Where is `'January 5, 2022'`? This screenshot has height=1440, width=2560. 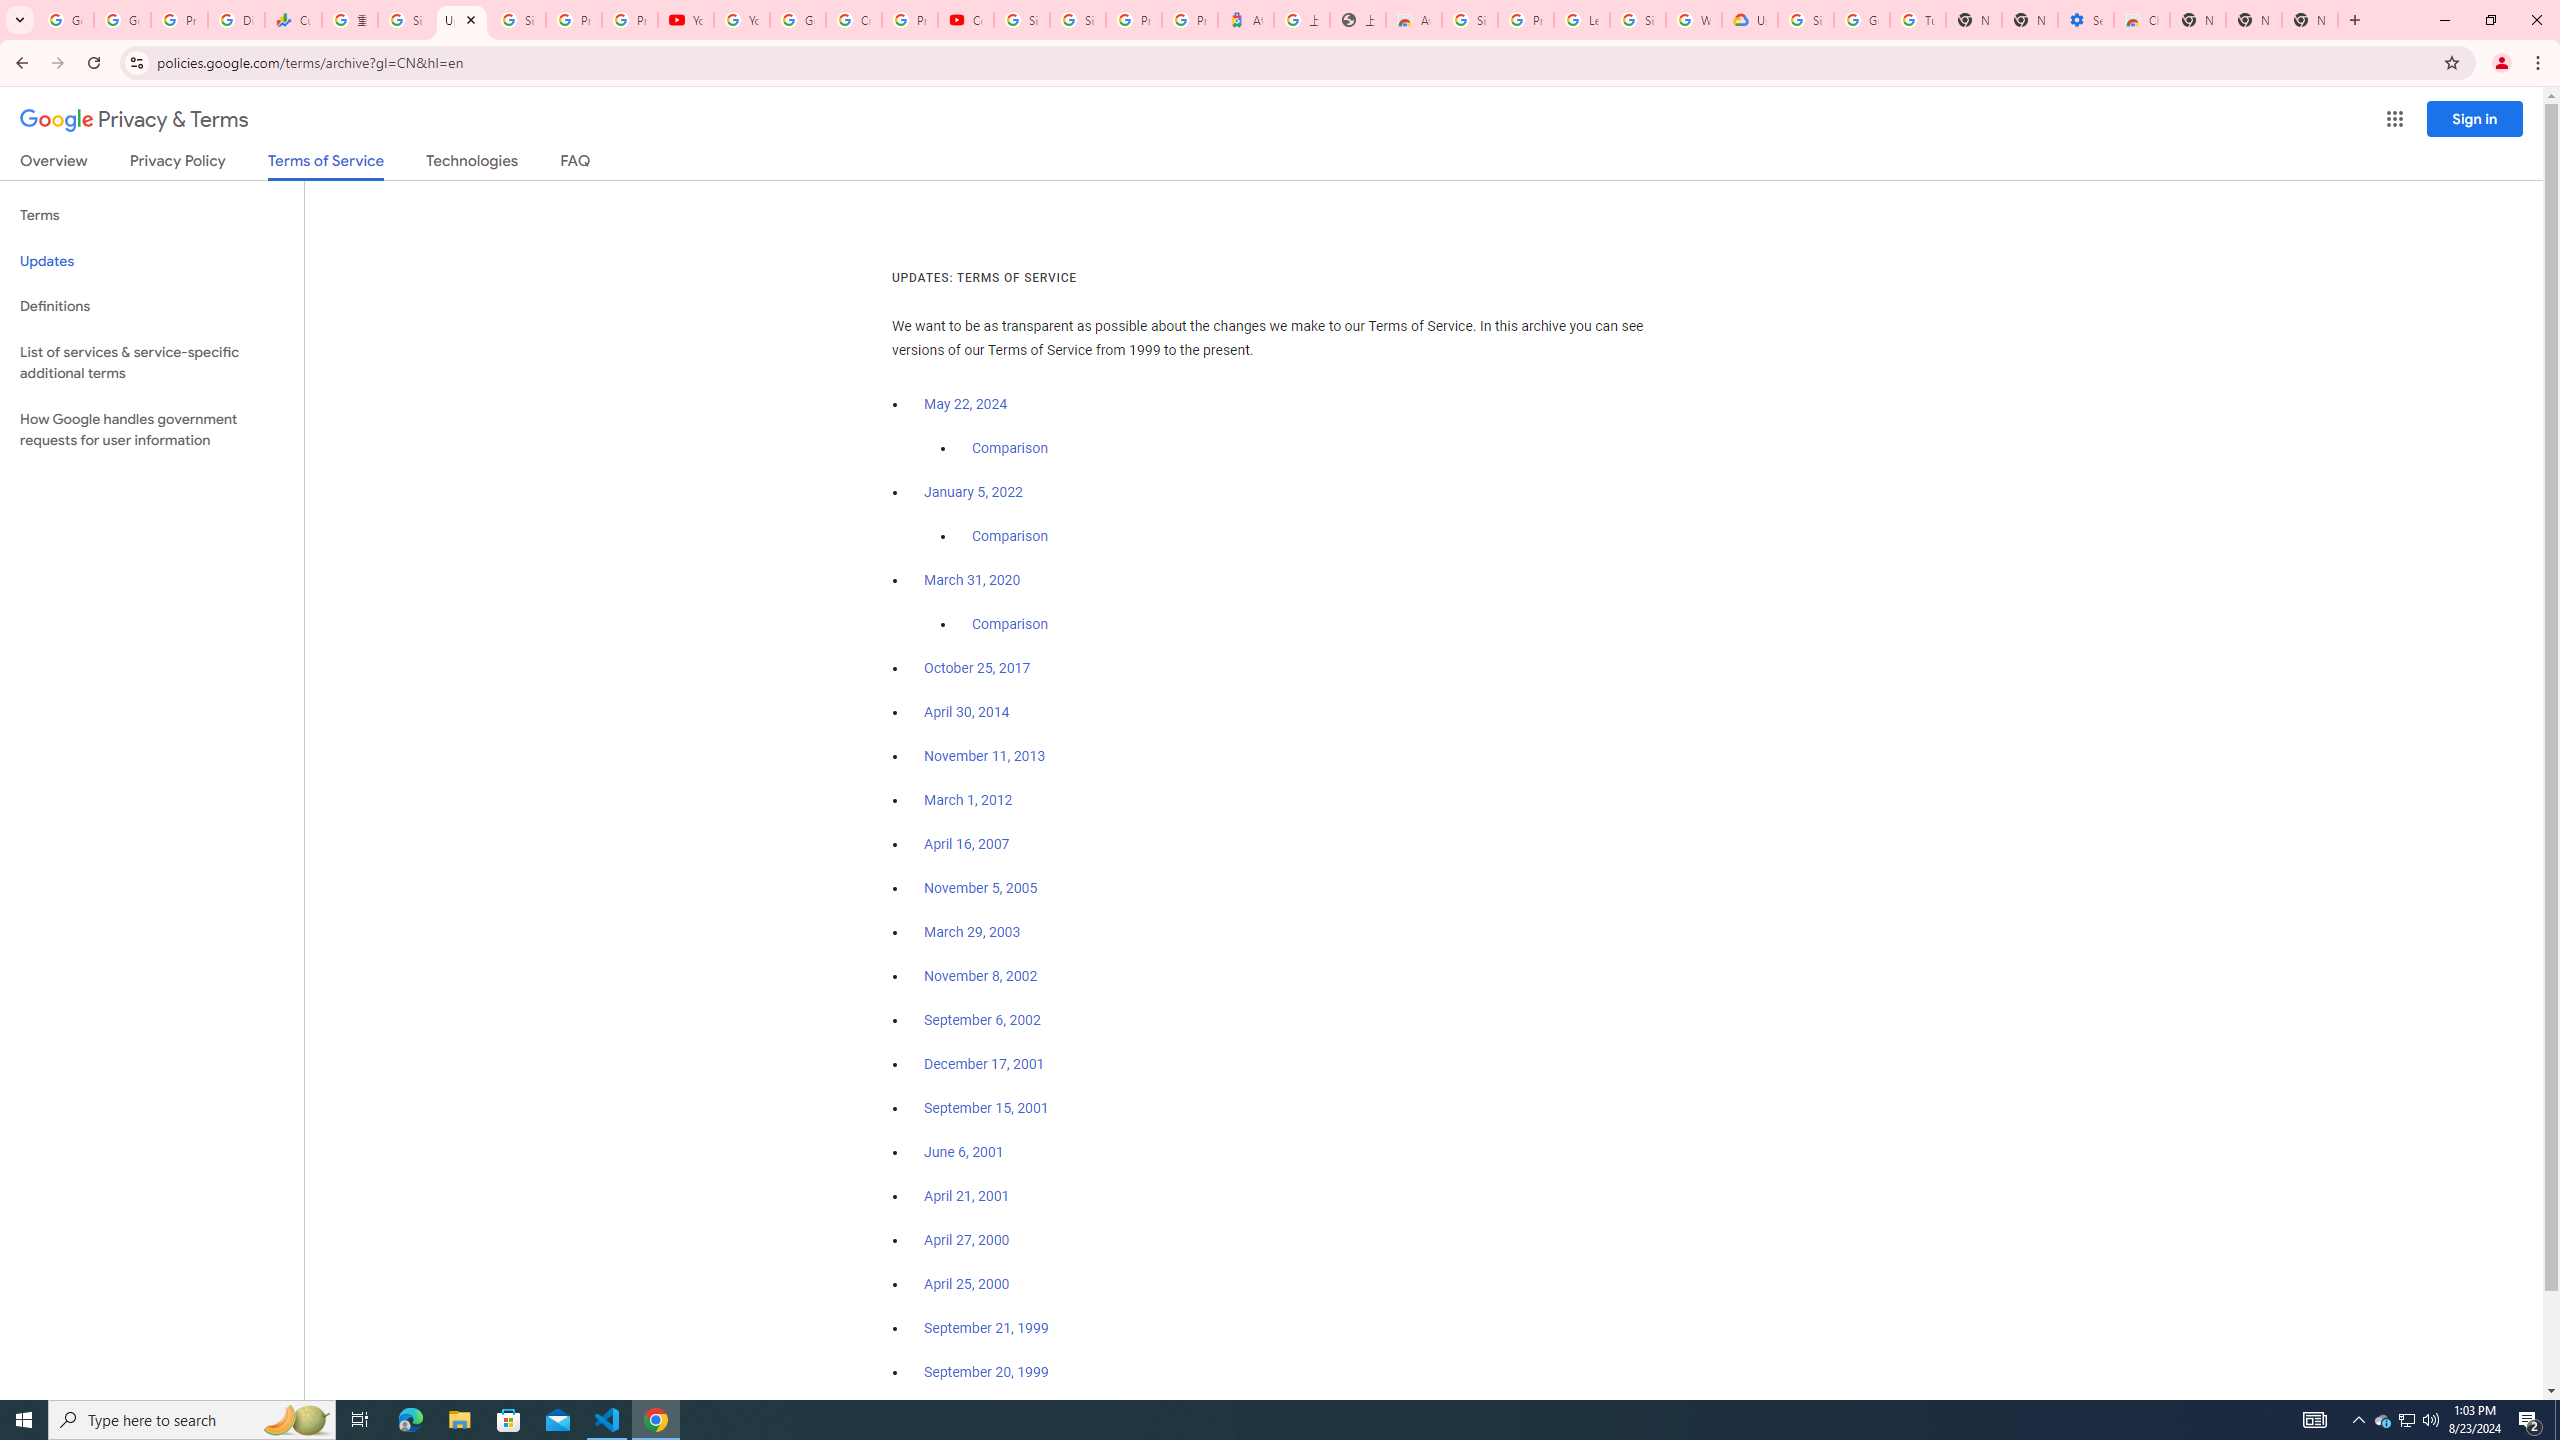
'January 5, 2022' is located at coordinates (974, 493).